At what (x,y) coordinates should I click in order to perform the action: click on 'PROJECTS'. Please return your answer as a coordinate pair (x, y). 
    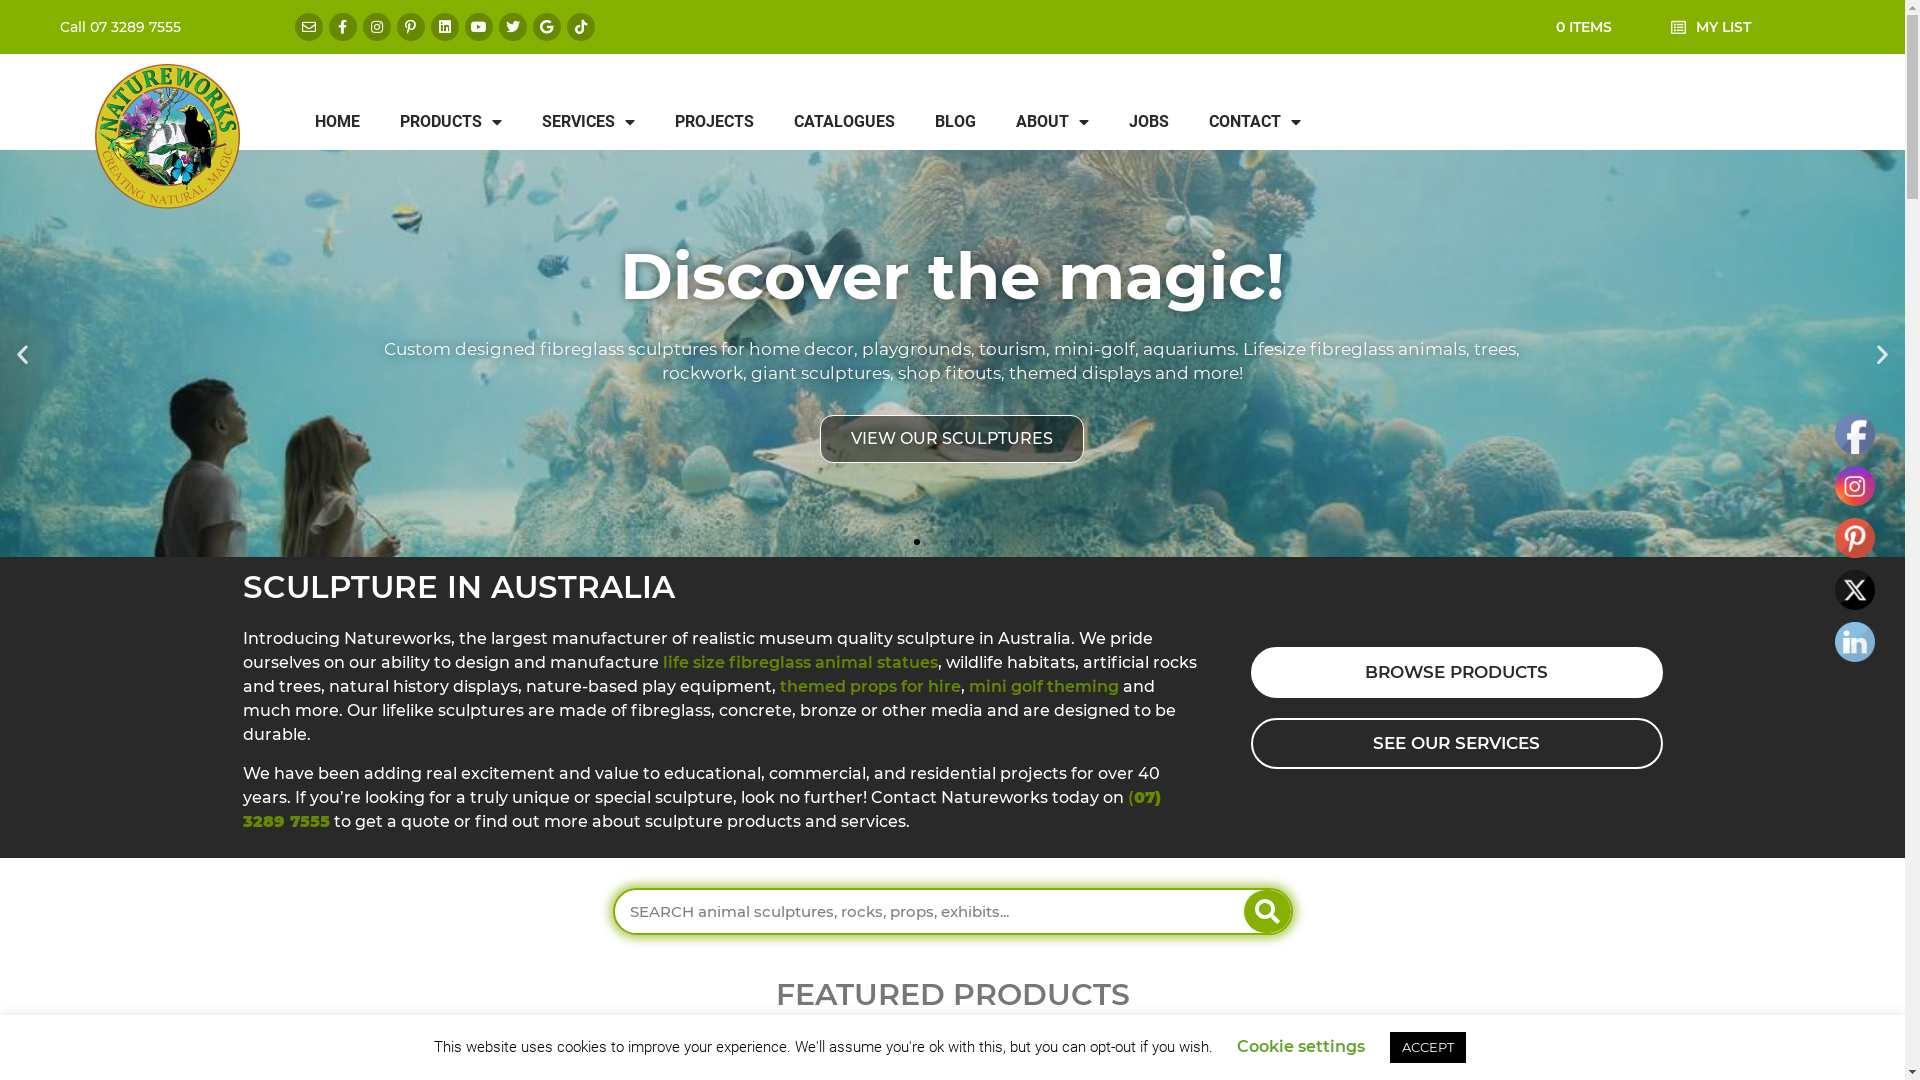
    Looking at the image, I should click on (714, 122).